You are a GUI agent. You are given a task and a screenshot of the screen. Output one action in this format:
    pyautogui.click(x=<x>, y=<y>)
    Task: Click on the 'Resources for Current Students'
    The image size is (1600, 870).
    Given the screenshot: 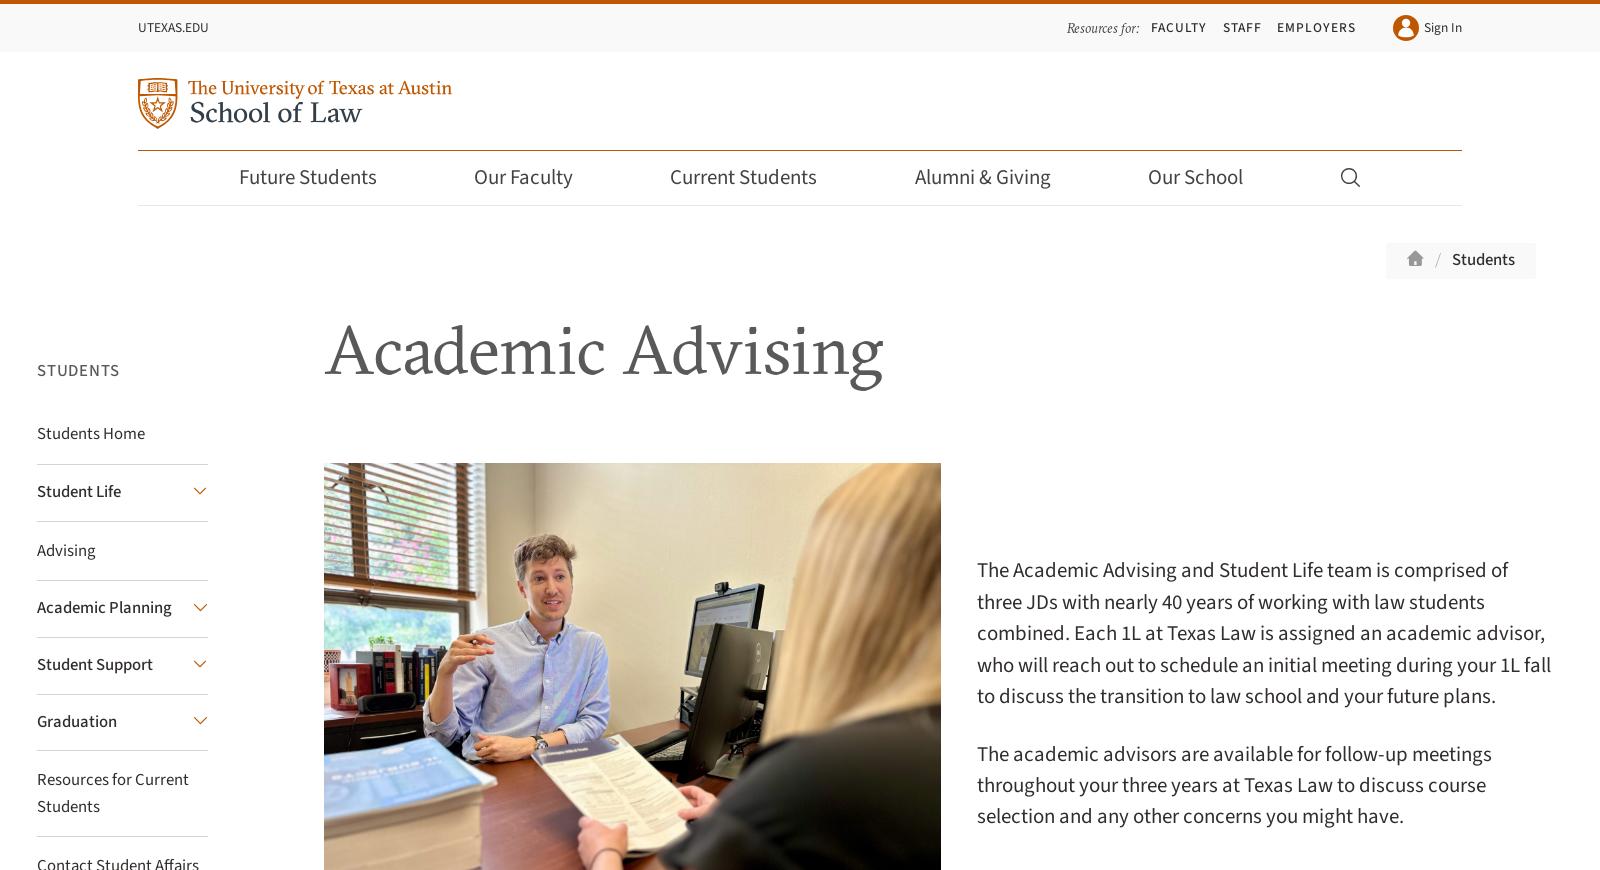 What is the action you would take?
    pyautogui.click(x=111, y=793)
    